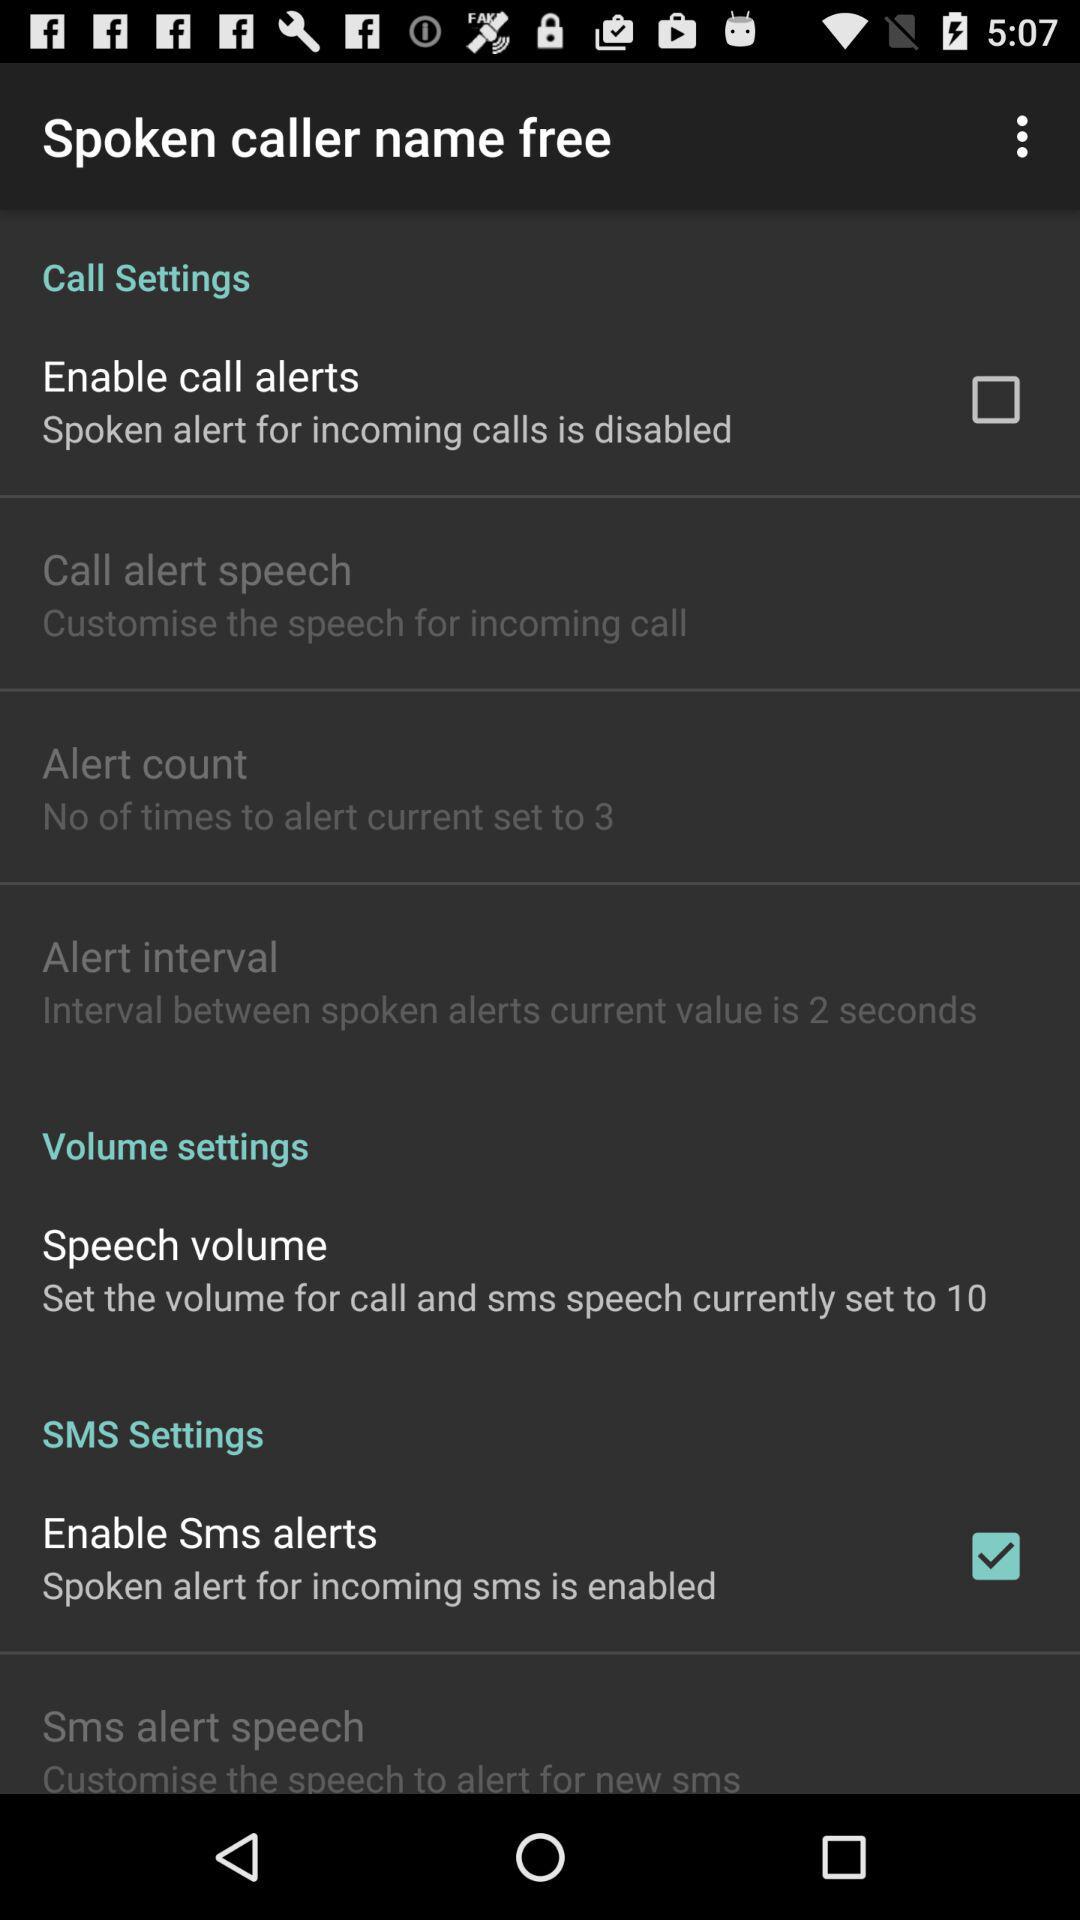 The image size is (1080, 1920). I want to click on app above the interval between spoken item, so click(159, 954).